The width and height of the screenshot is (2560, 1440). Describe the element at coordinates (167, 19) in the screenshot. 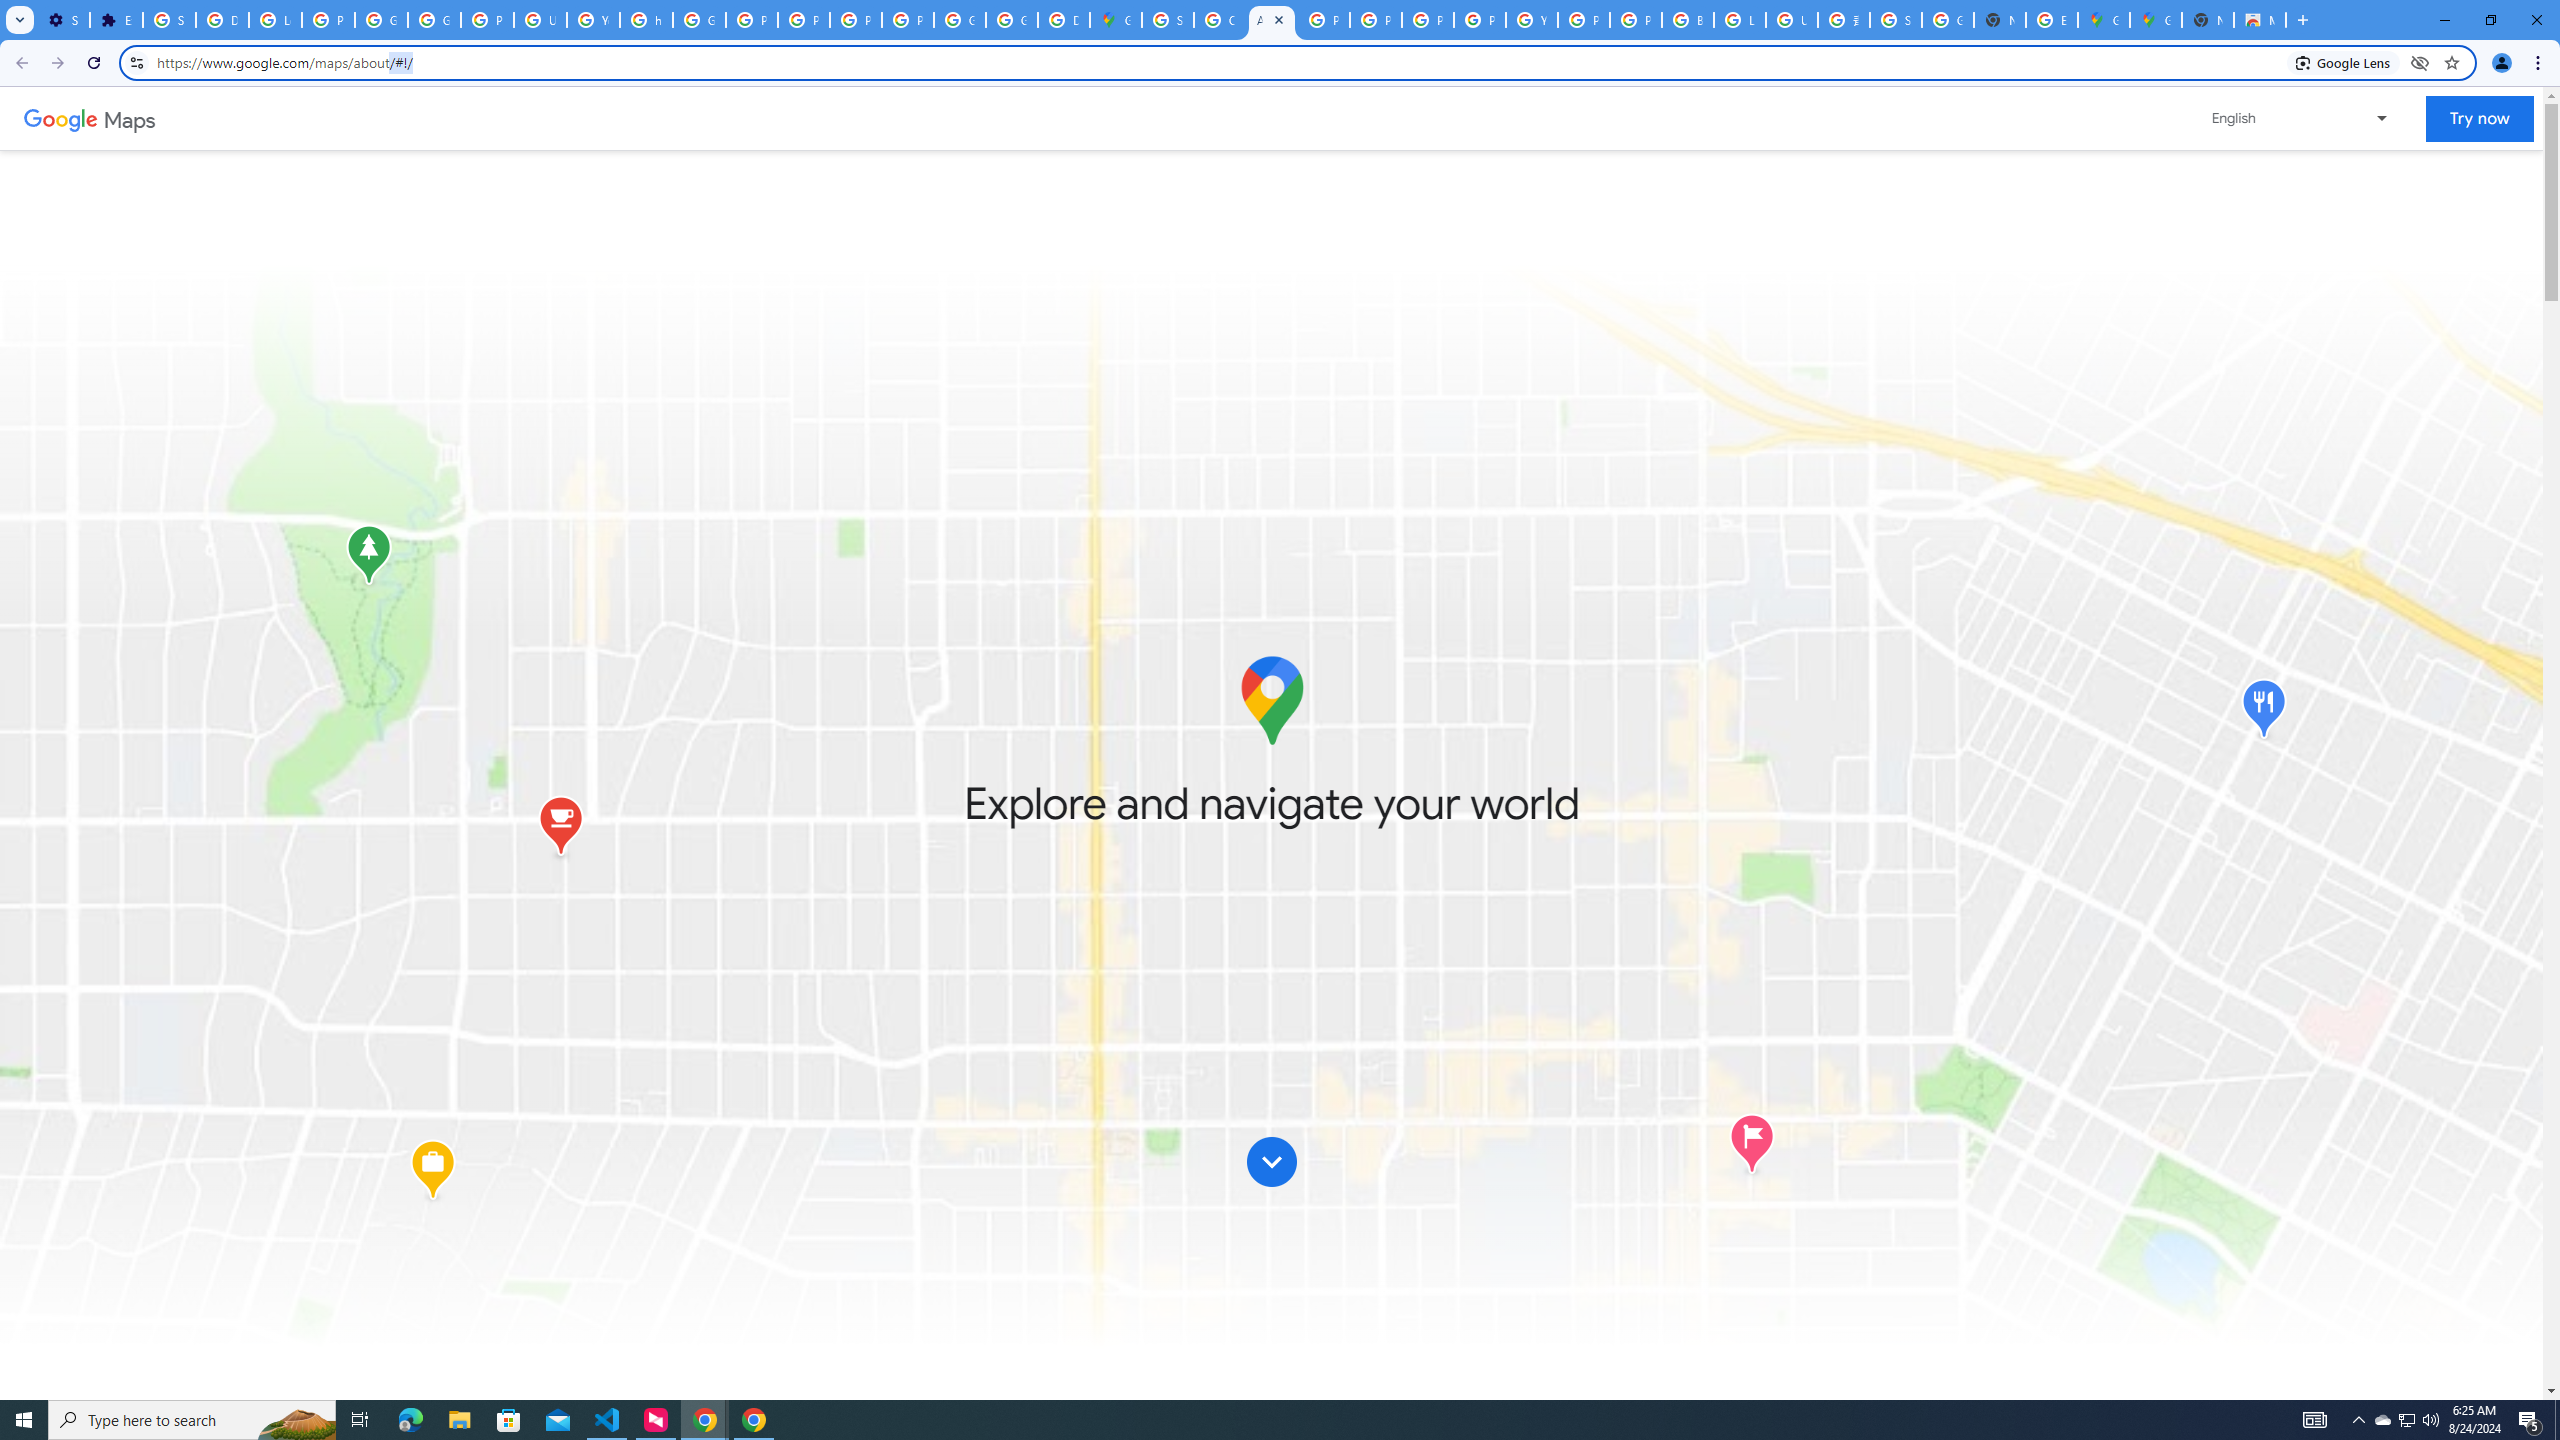

I see `'Sign in - Google Accounts'` at that location.